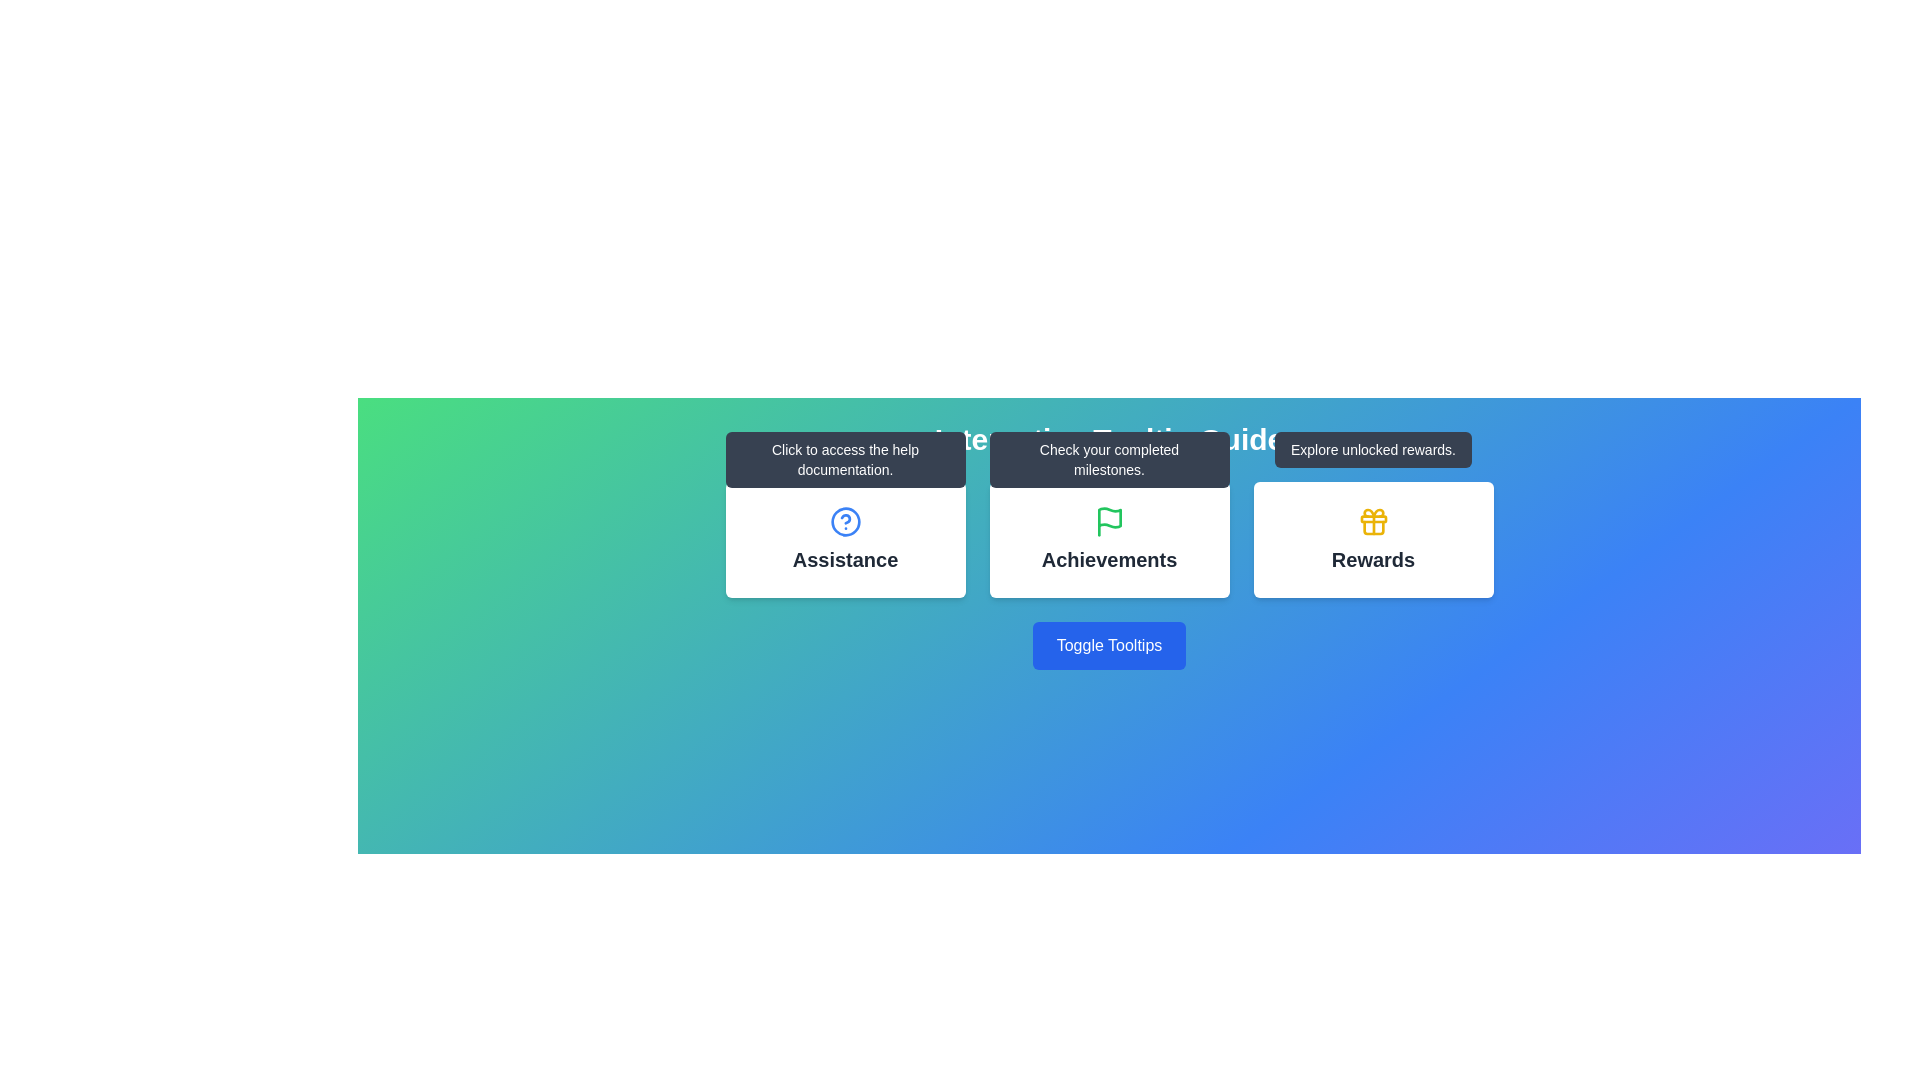 This screenshot has height=1080, width=1920. I want to click on the rectangular button with a blue background and white text reading 'Toggle Tooltips' to change its background color, so click(1108, 645).